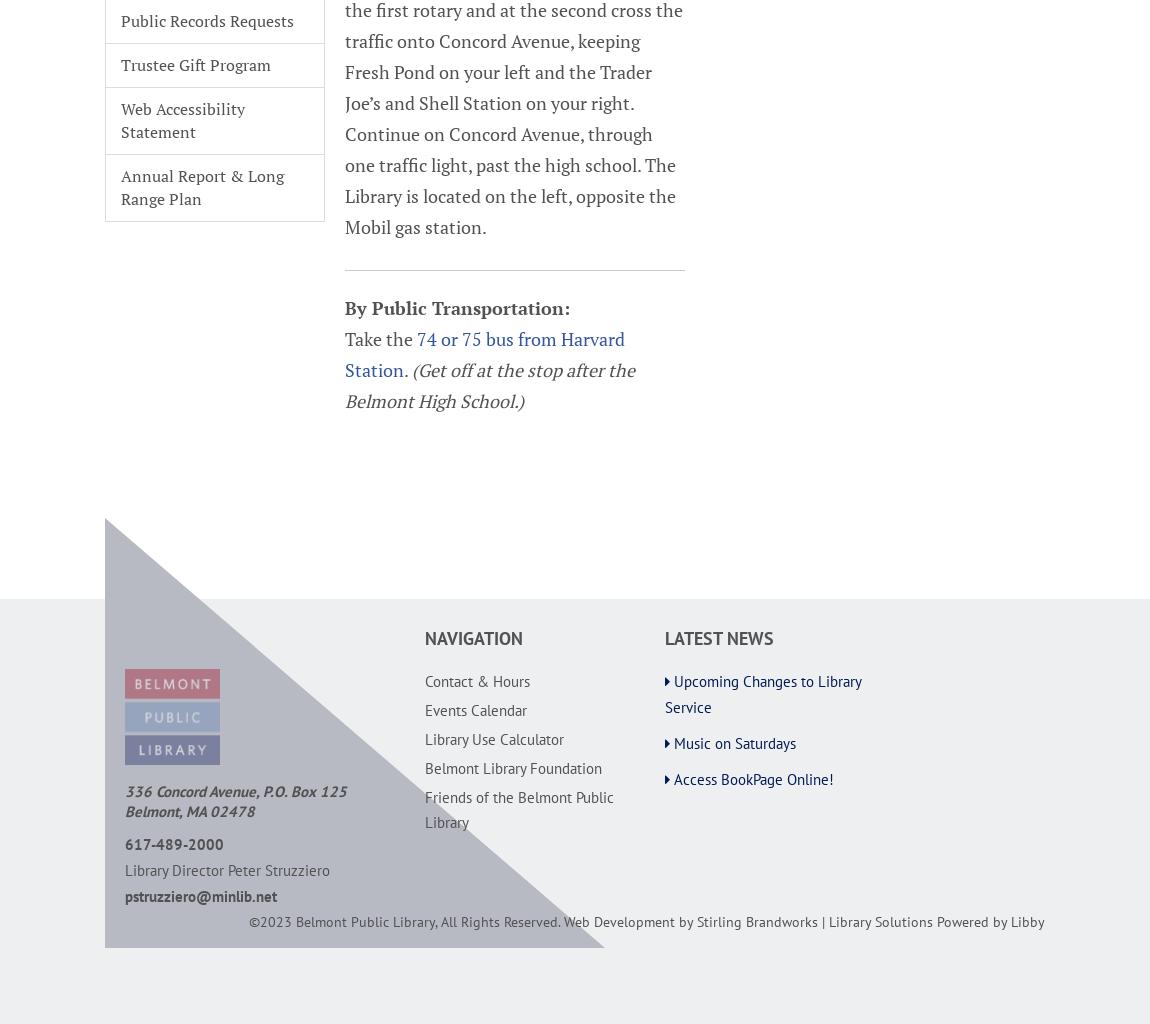 Image resolution: width=1150 pixels, height=1024 pixels. What do you see at coordinates (566, 919) in the screenshot?
I see `', All Rights Reserved. Web Development by'` at bounding box center [566, 919].